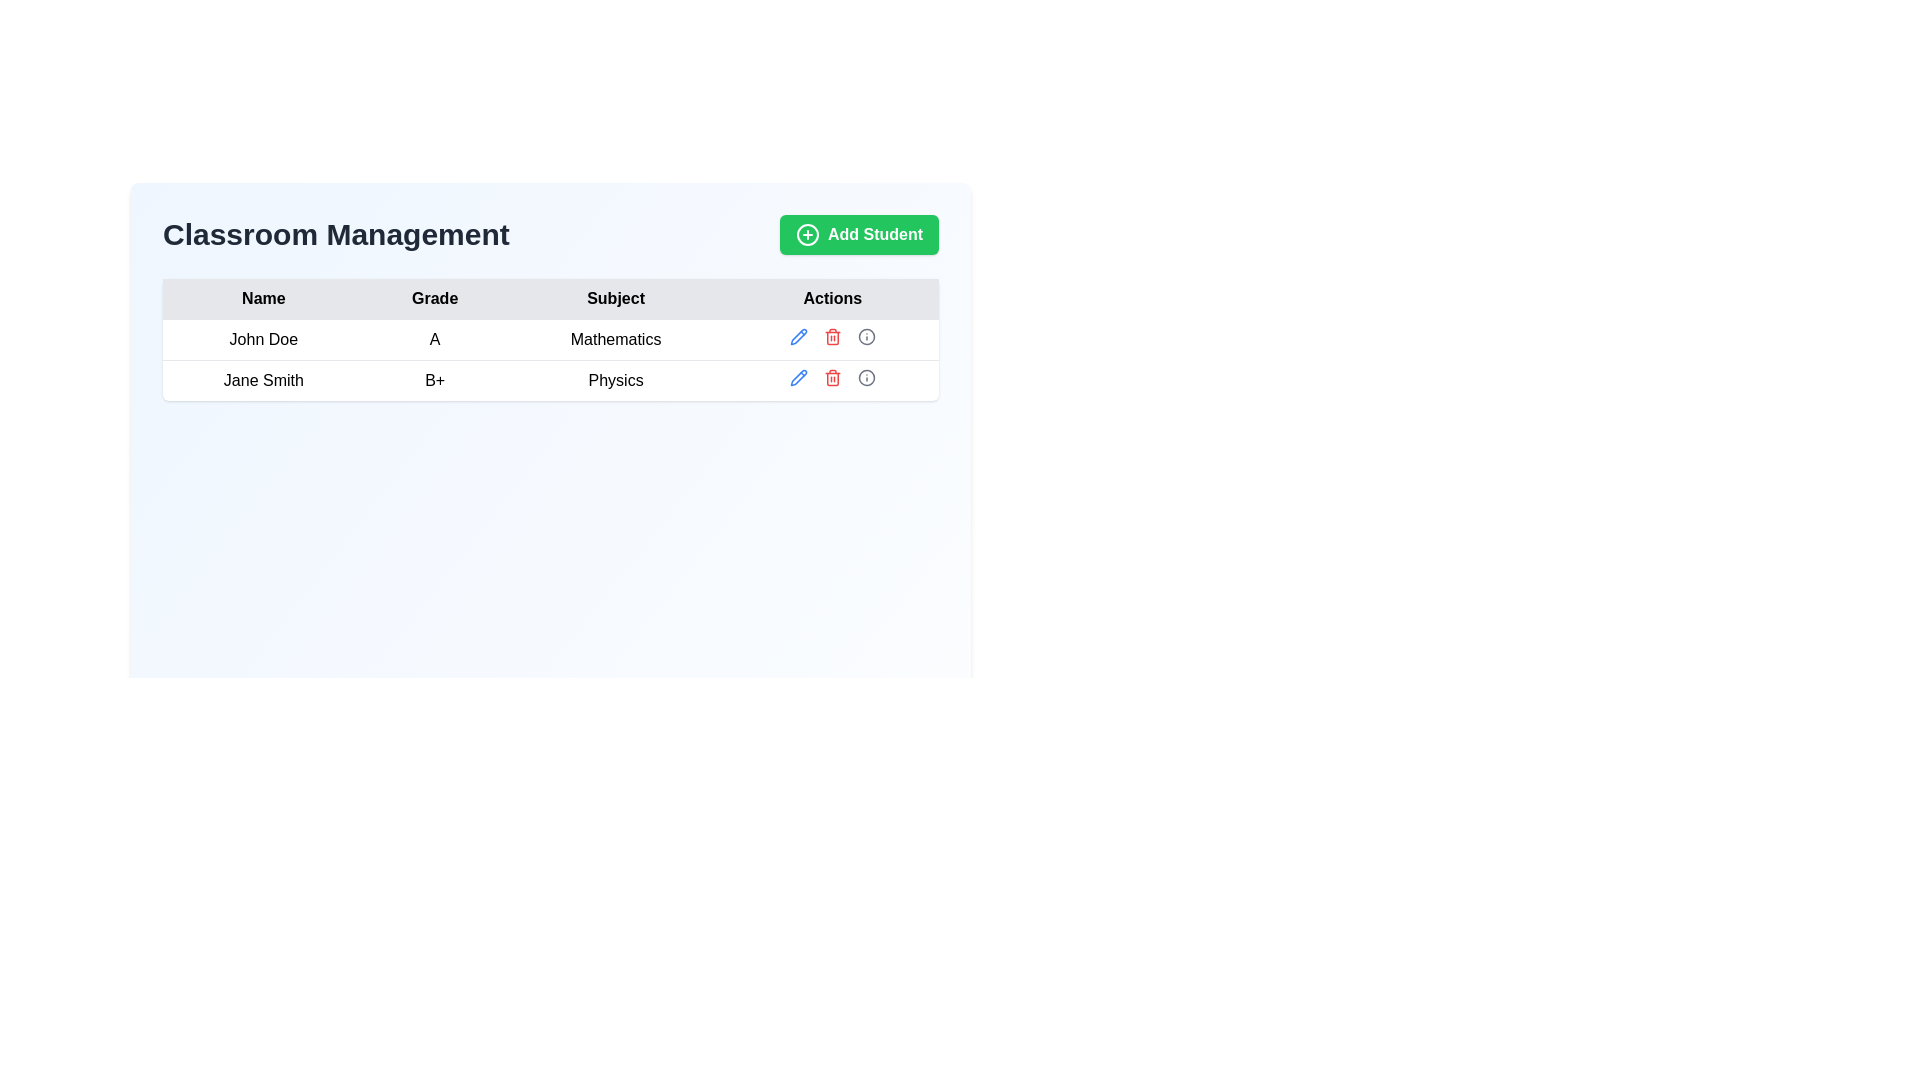  What do you see at coordinates (615, 299) in the screenshot?
I see `'Subject' label, which is the third column header in a four-column table located under the 'Classroom Management' title, styled with a gray background and bold black text` at bounding box center [615, 299].